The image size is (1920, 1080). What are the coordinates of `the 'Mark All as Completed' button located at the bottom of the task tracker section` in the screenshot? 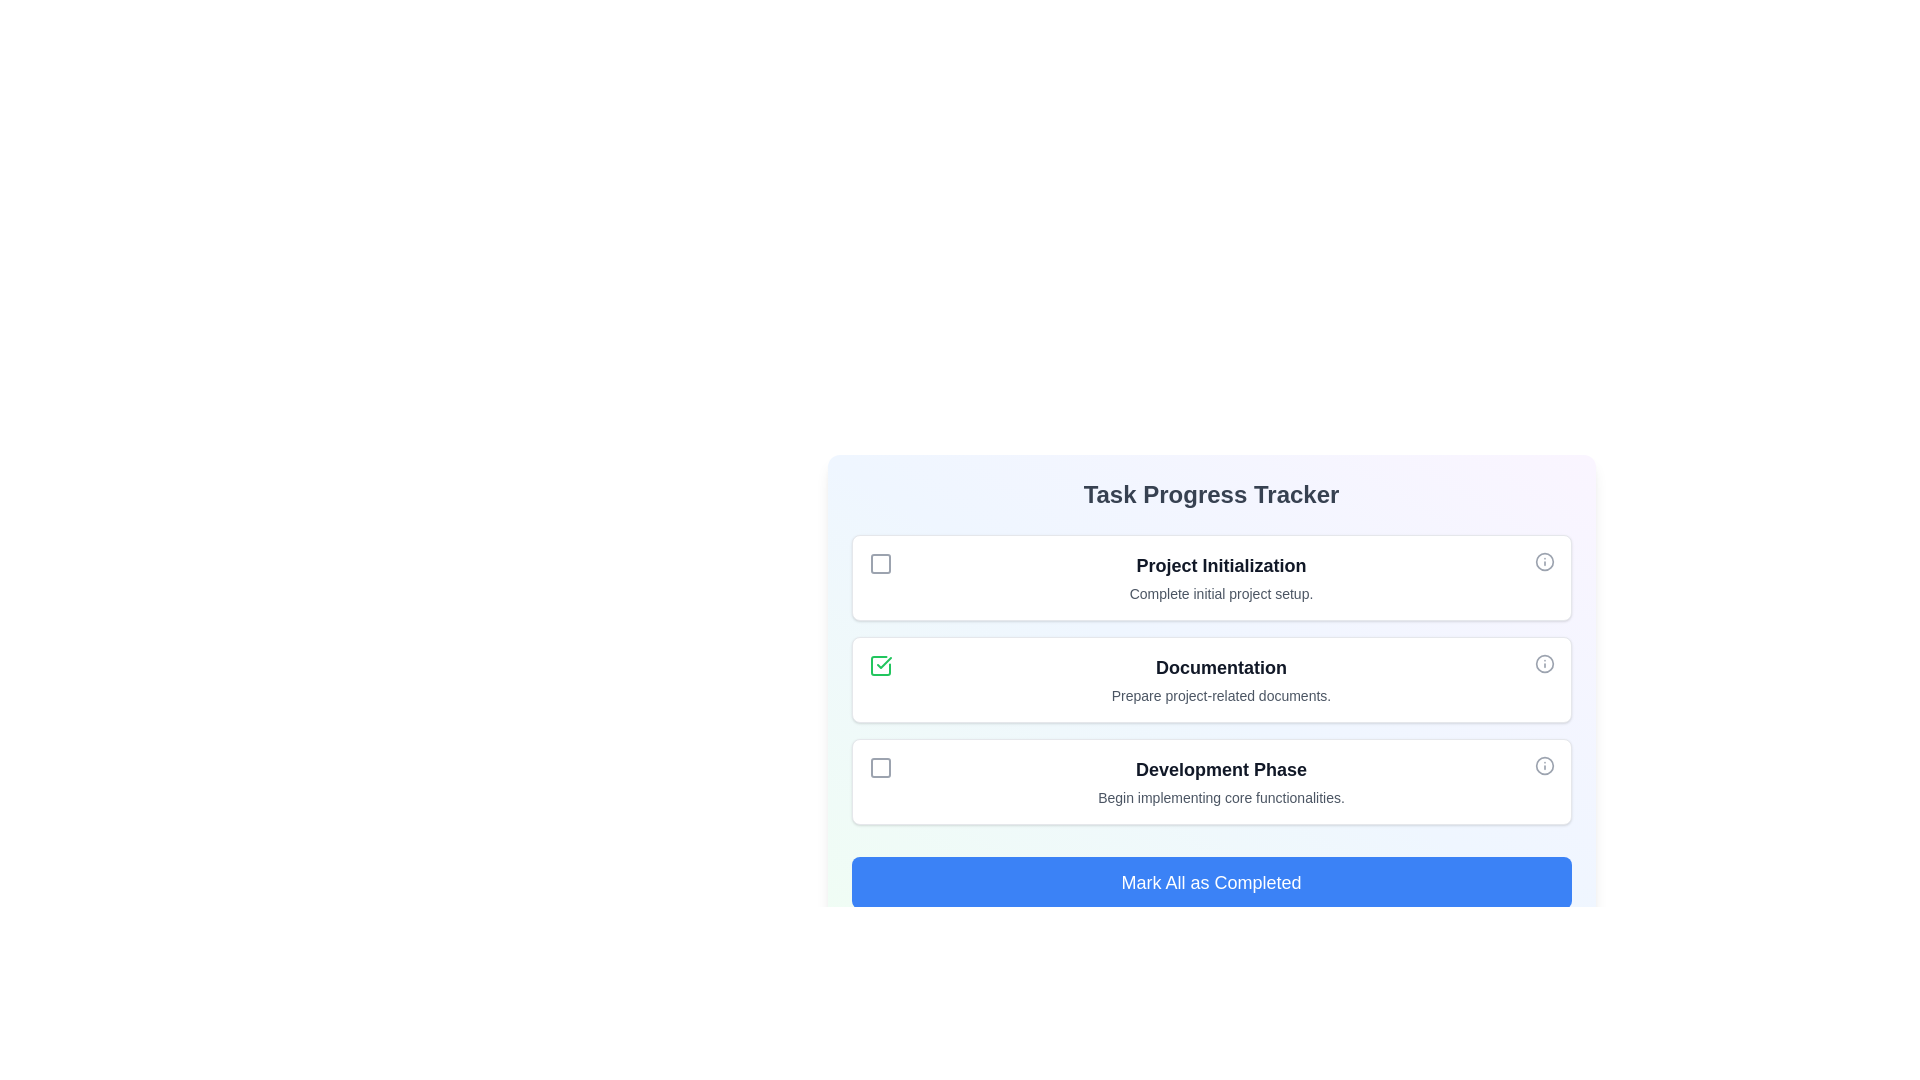 It's located at (1210, 882).